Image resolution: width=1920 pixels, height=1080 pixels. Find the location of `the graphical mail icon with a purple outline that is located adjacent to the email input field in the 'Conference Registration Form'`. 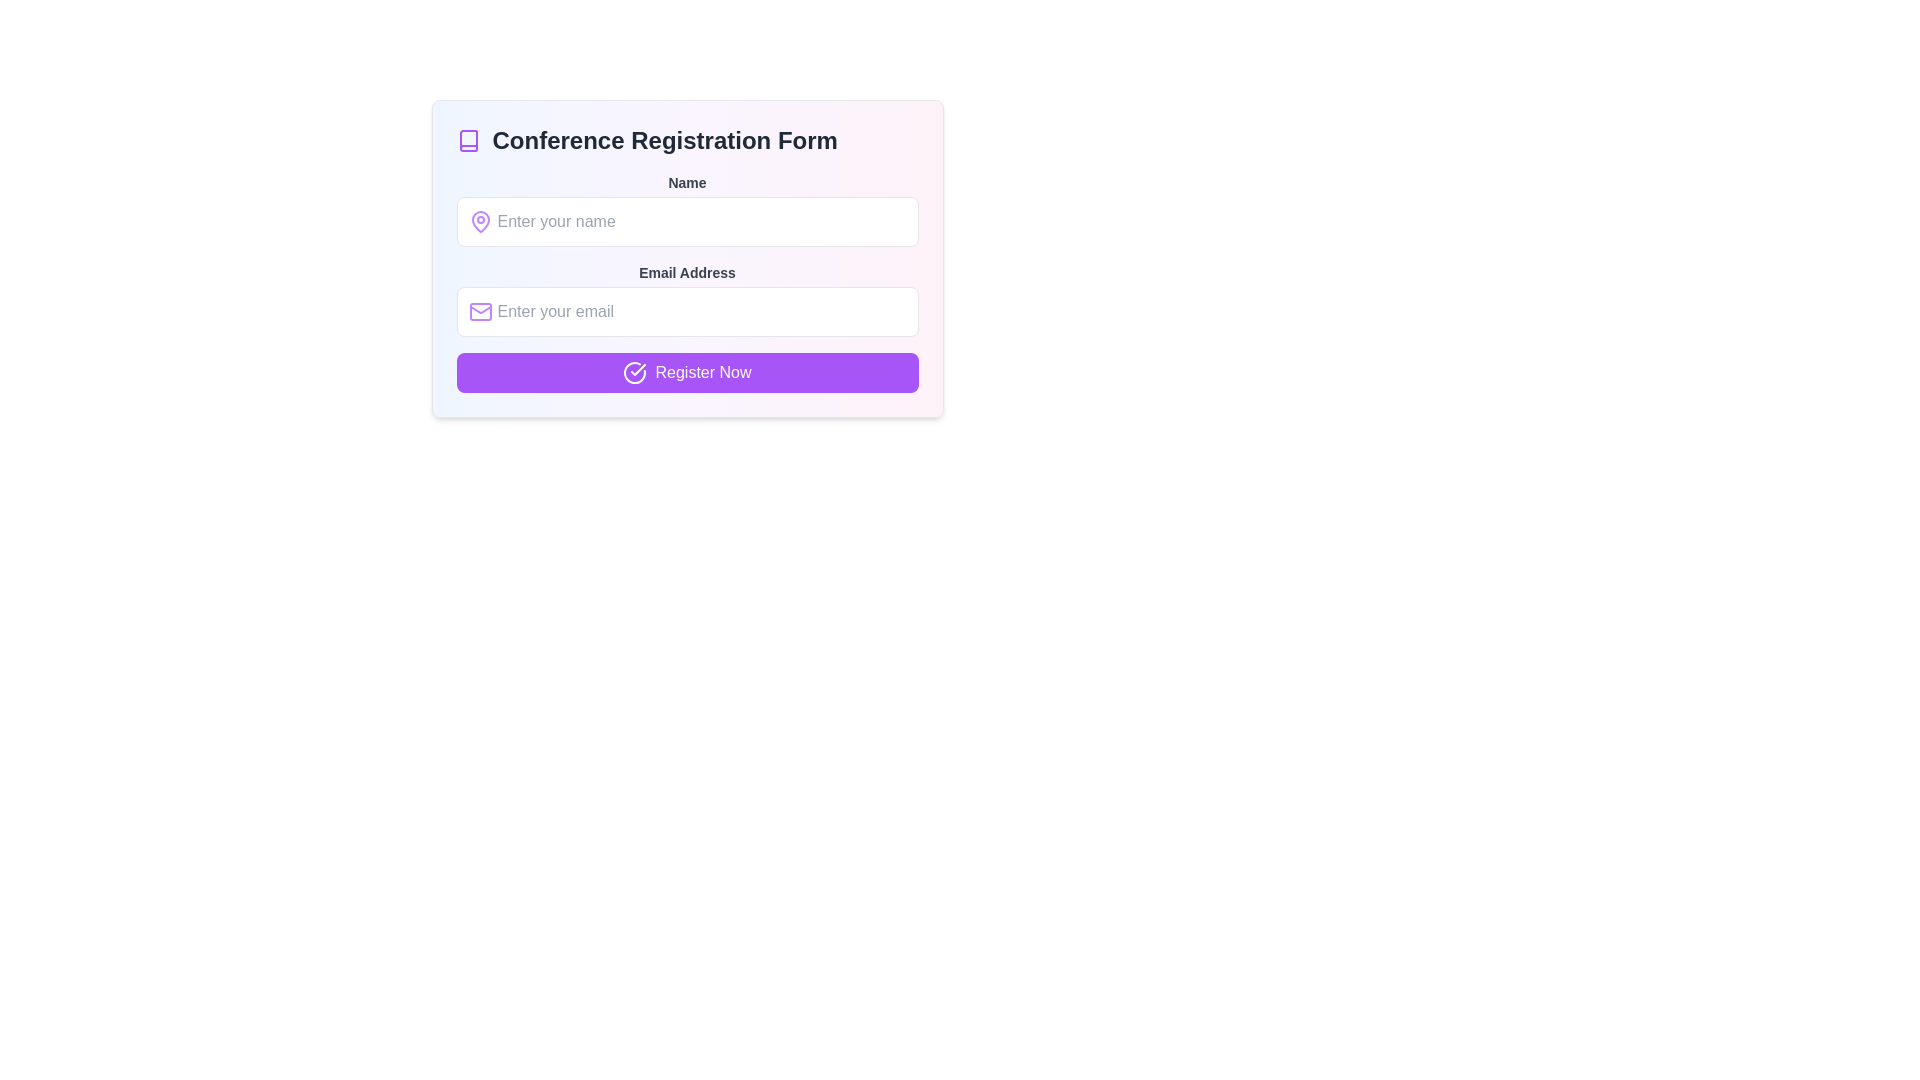

the graphical mail icon with a purple outline that is located adjacent to the email input field in the 'Conference Registration Form' is located at coordinates (480, 312).